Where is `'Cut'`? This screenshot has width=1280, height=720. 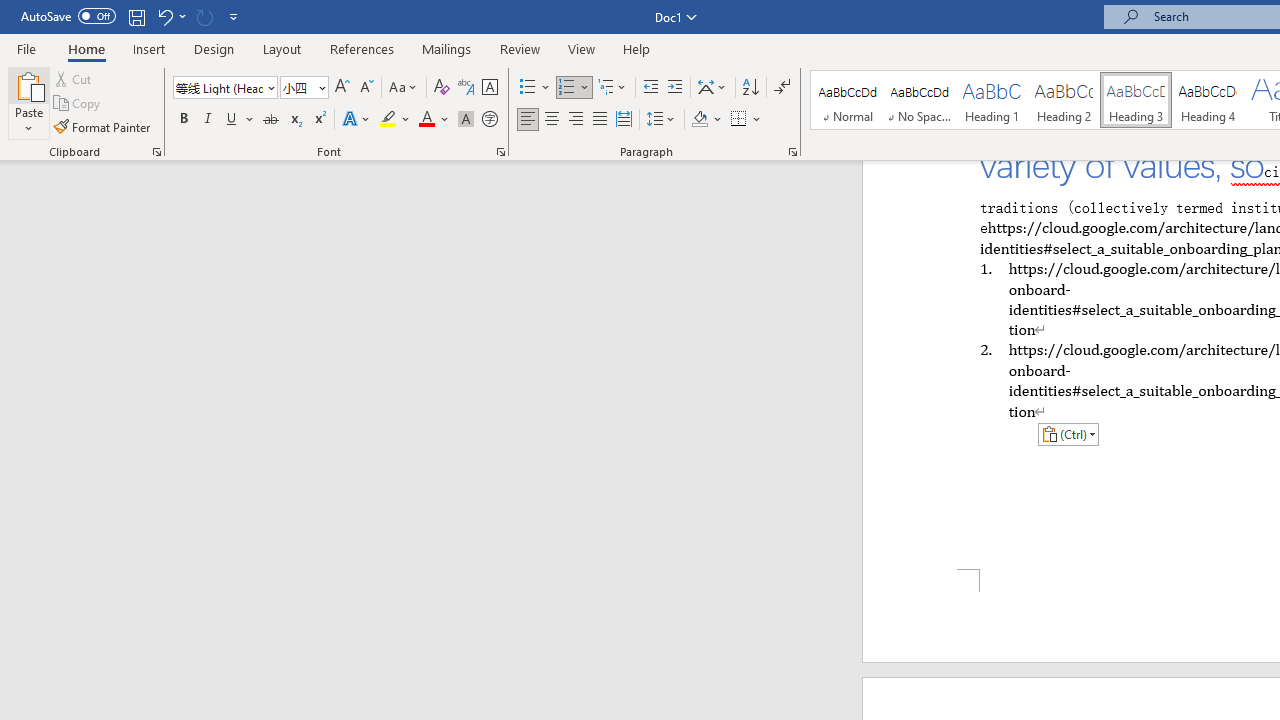
'Cut' is located at coordinates (74, 78).